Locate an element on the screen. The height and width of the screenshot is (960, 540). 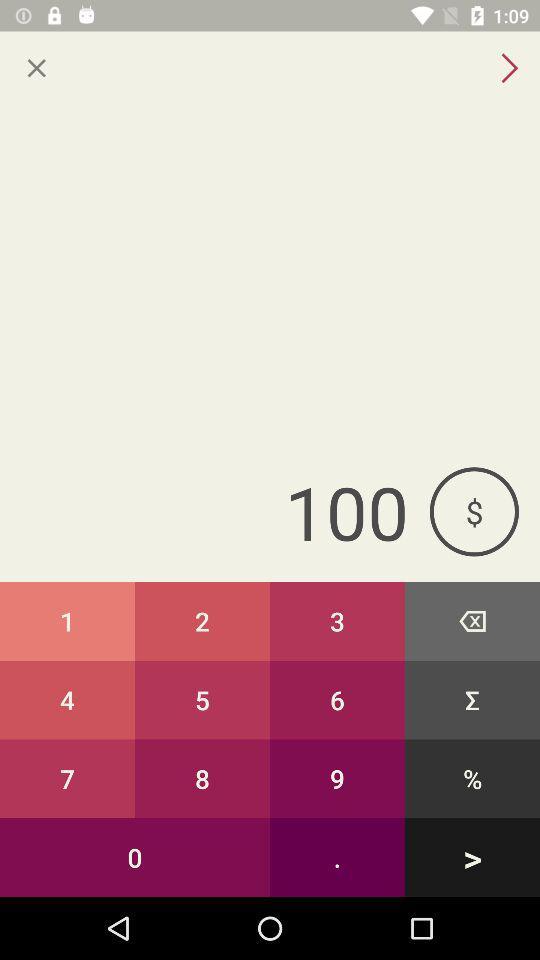
button to the right of 6 is located at coordinates (472, 777).